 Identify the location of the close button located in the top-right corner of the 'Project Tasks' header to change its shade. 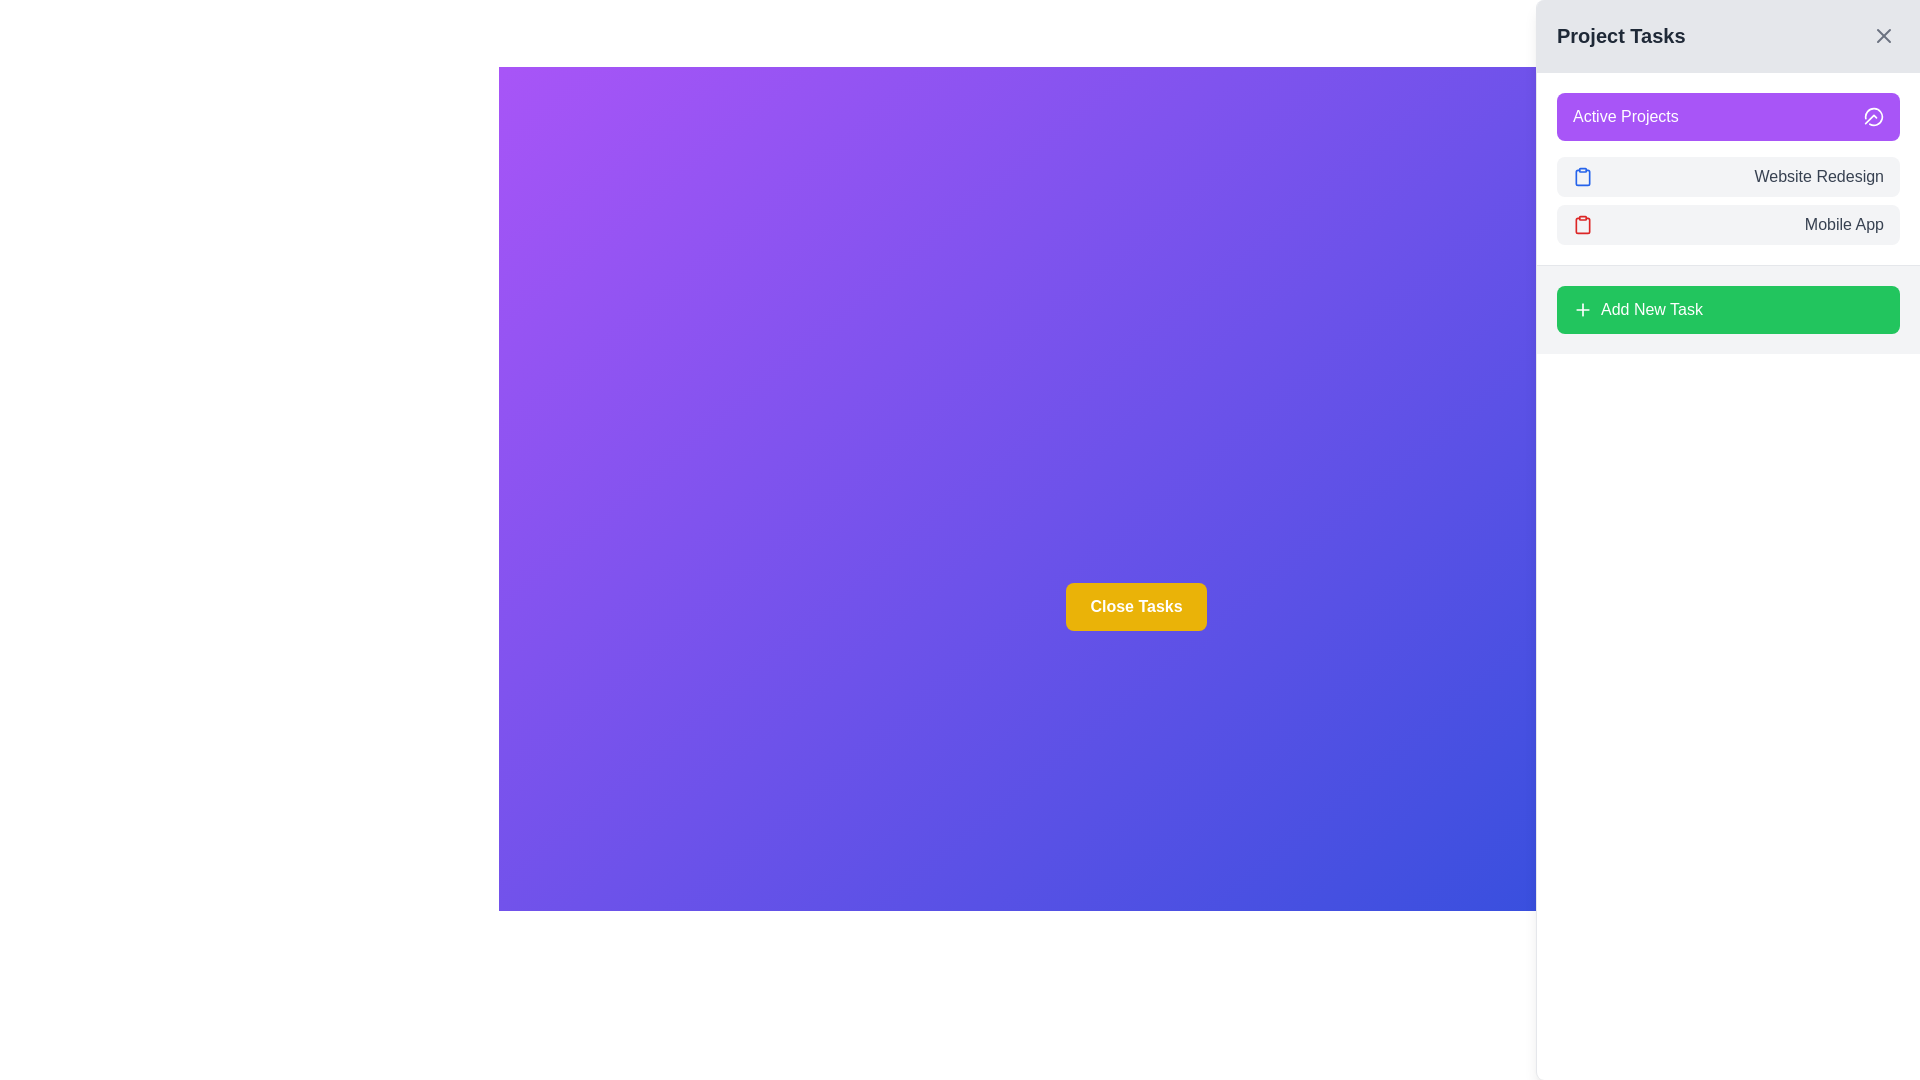
(1882, 35).